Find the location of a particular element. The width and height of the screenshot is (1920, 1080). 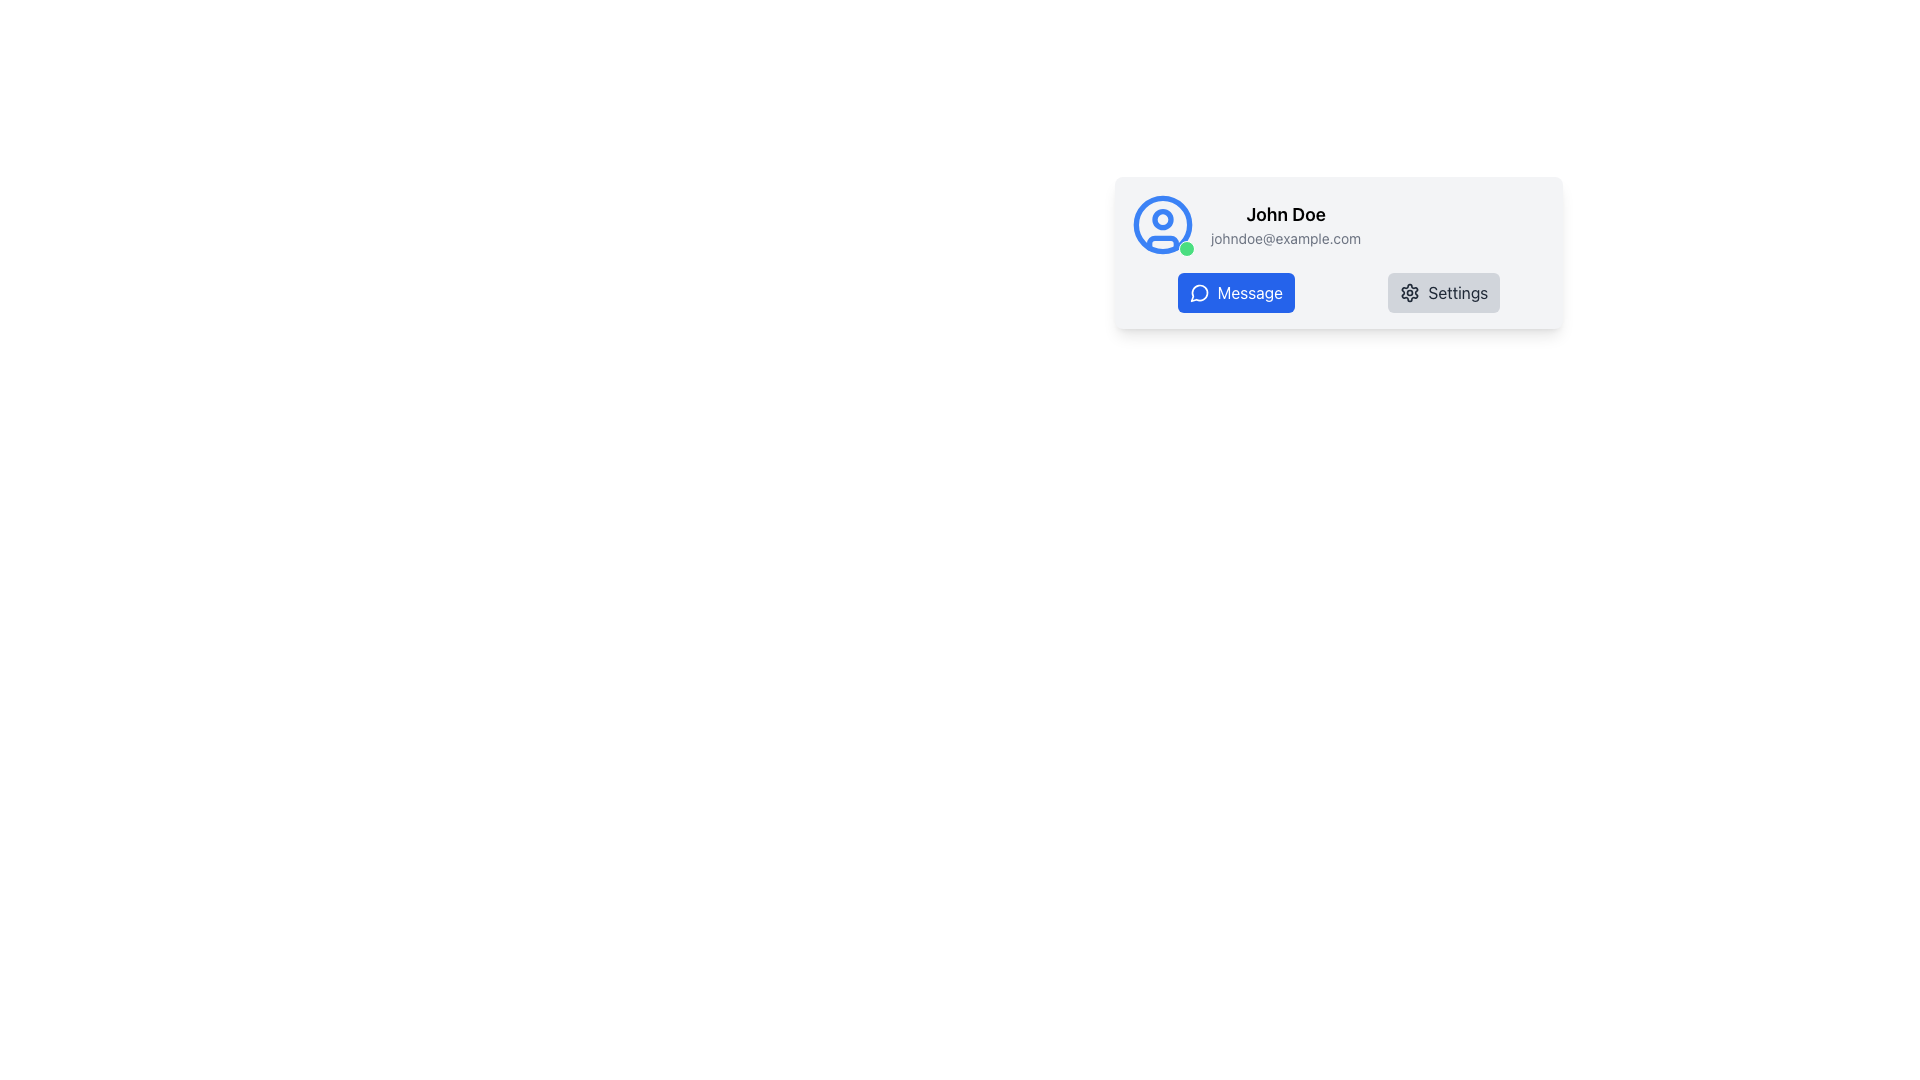

the SVG circle element that represents the outer circular outline of the user avatar, which is centrally placed within the user icon is located at coordinates (1162, 224).